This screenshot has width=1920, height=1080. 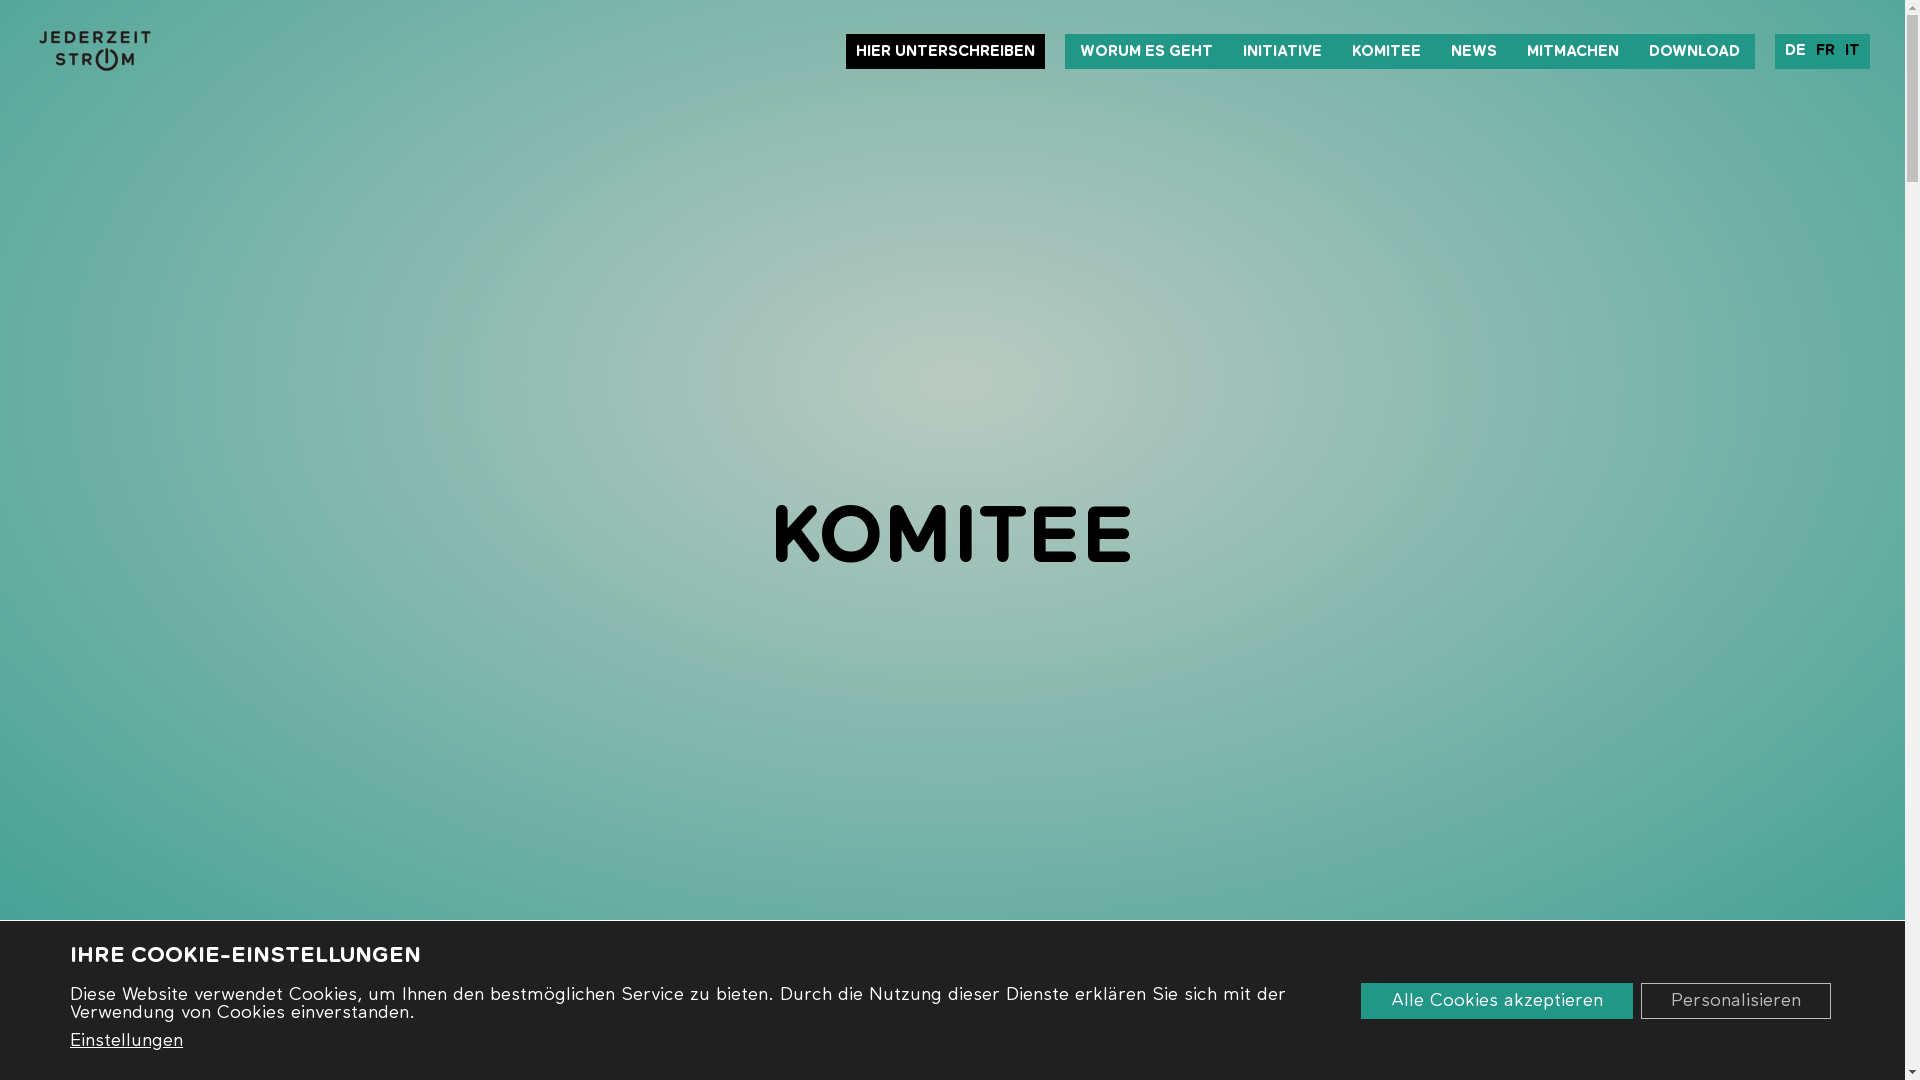 What do you see at coordinates (845, 50) in the screenshot?
I see `'HIER UNTERSCHREIBEN'` at bounding box center [845, 50].